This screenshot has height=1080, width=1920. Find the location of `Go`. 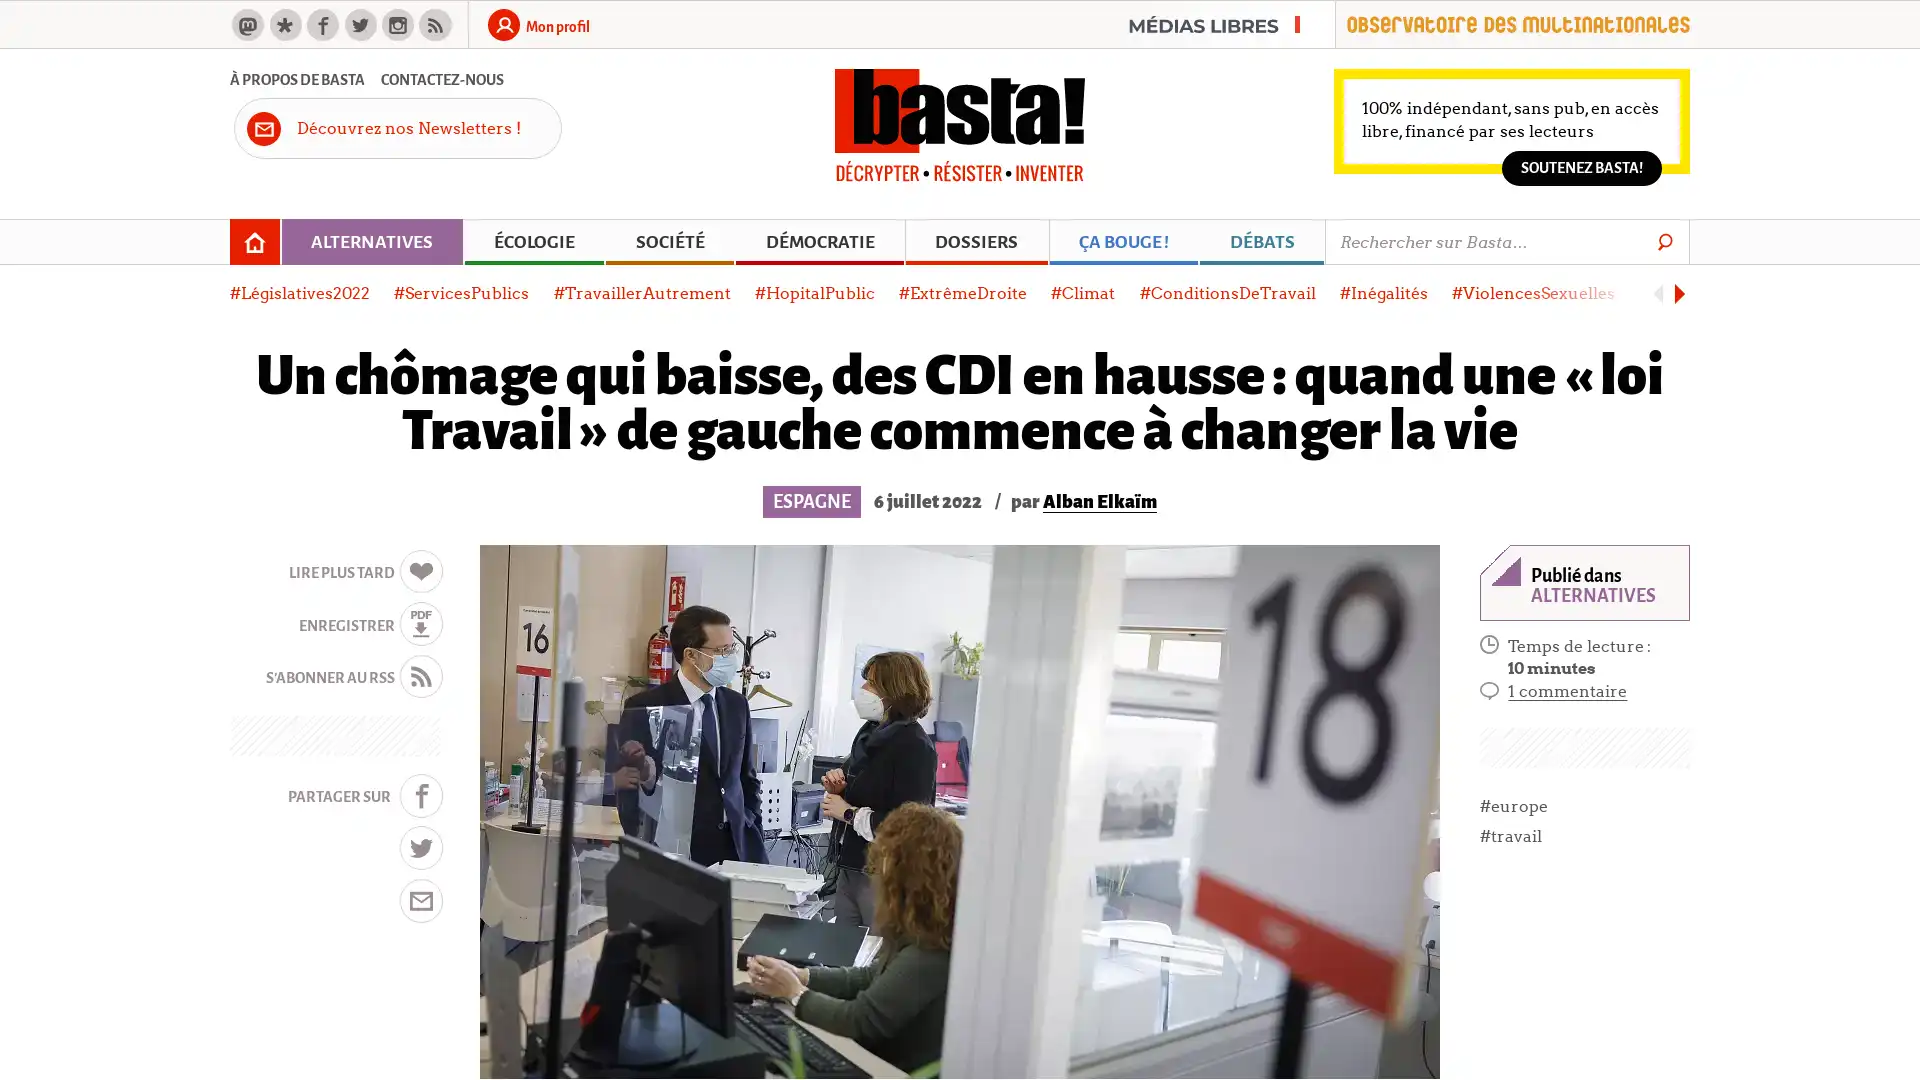

Go is located at coordinates (1665, 240).